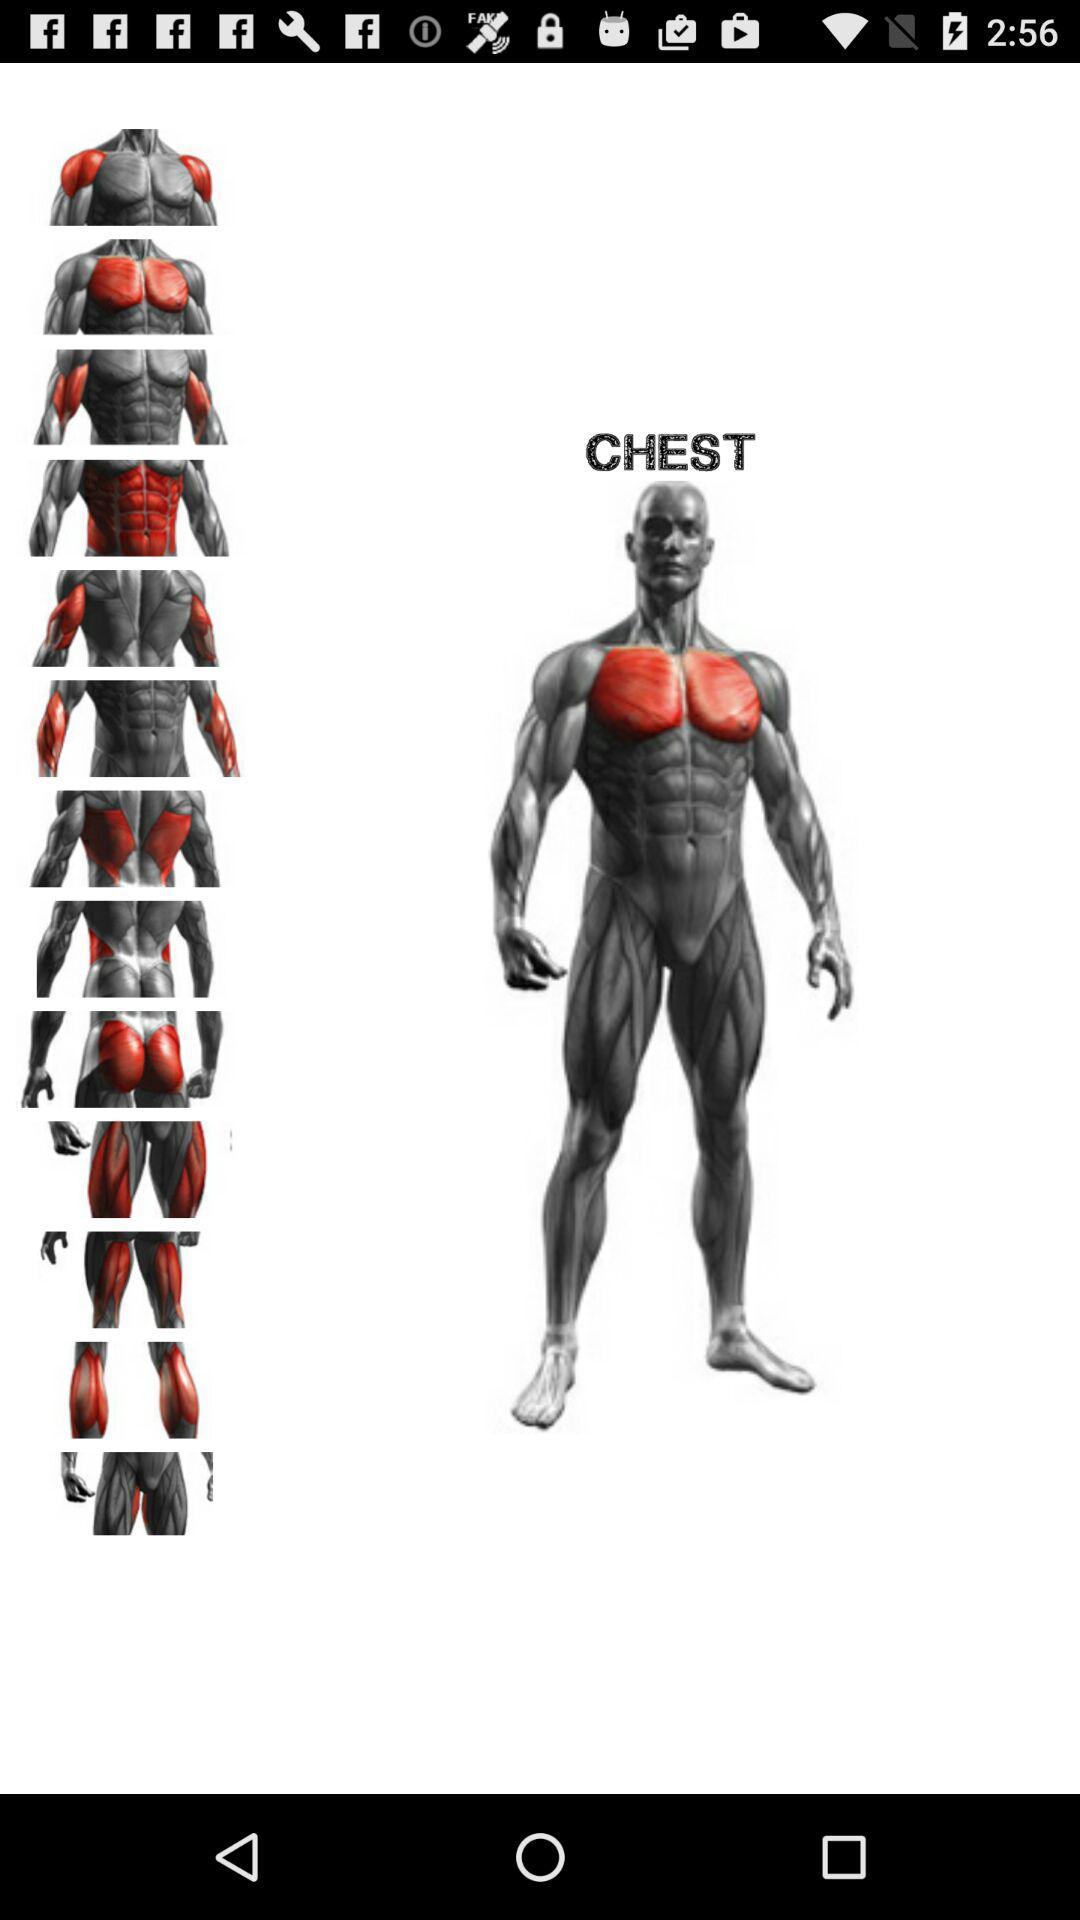 The image size is (1080, 1920). Describe the element at coordinates (131, 501) in the screenshot. I see `open stomach option` at that location.